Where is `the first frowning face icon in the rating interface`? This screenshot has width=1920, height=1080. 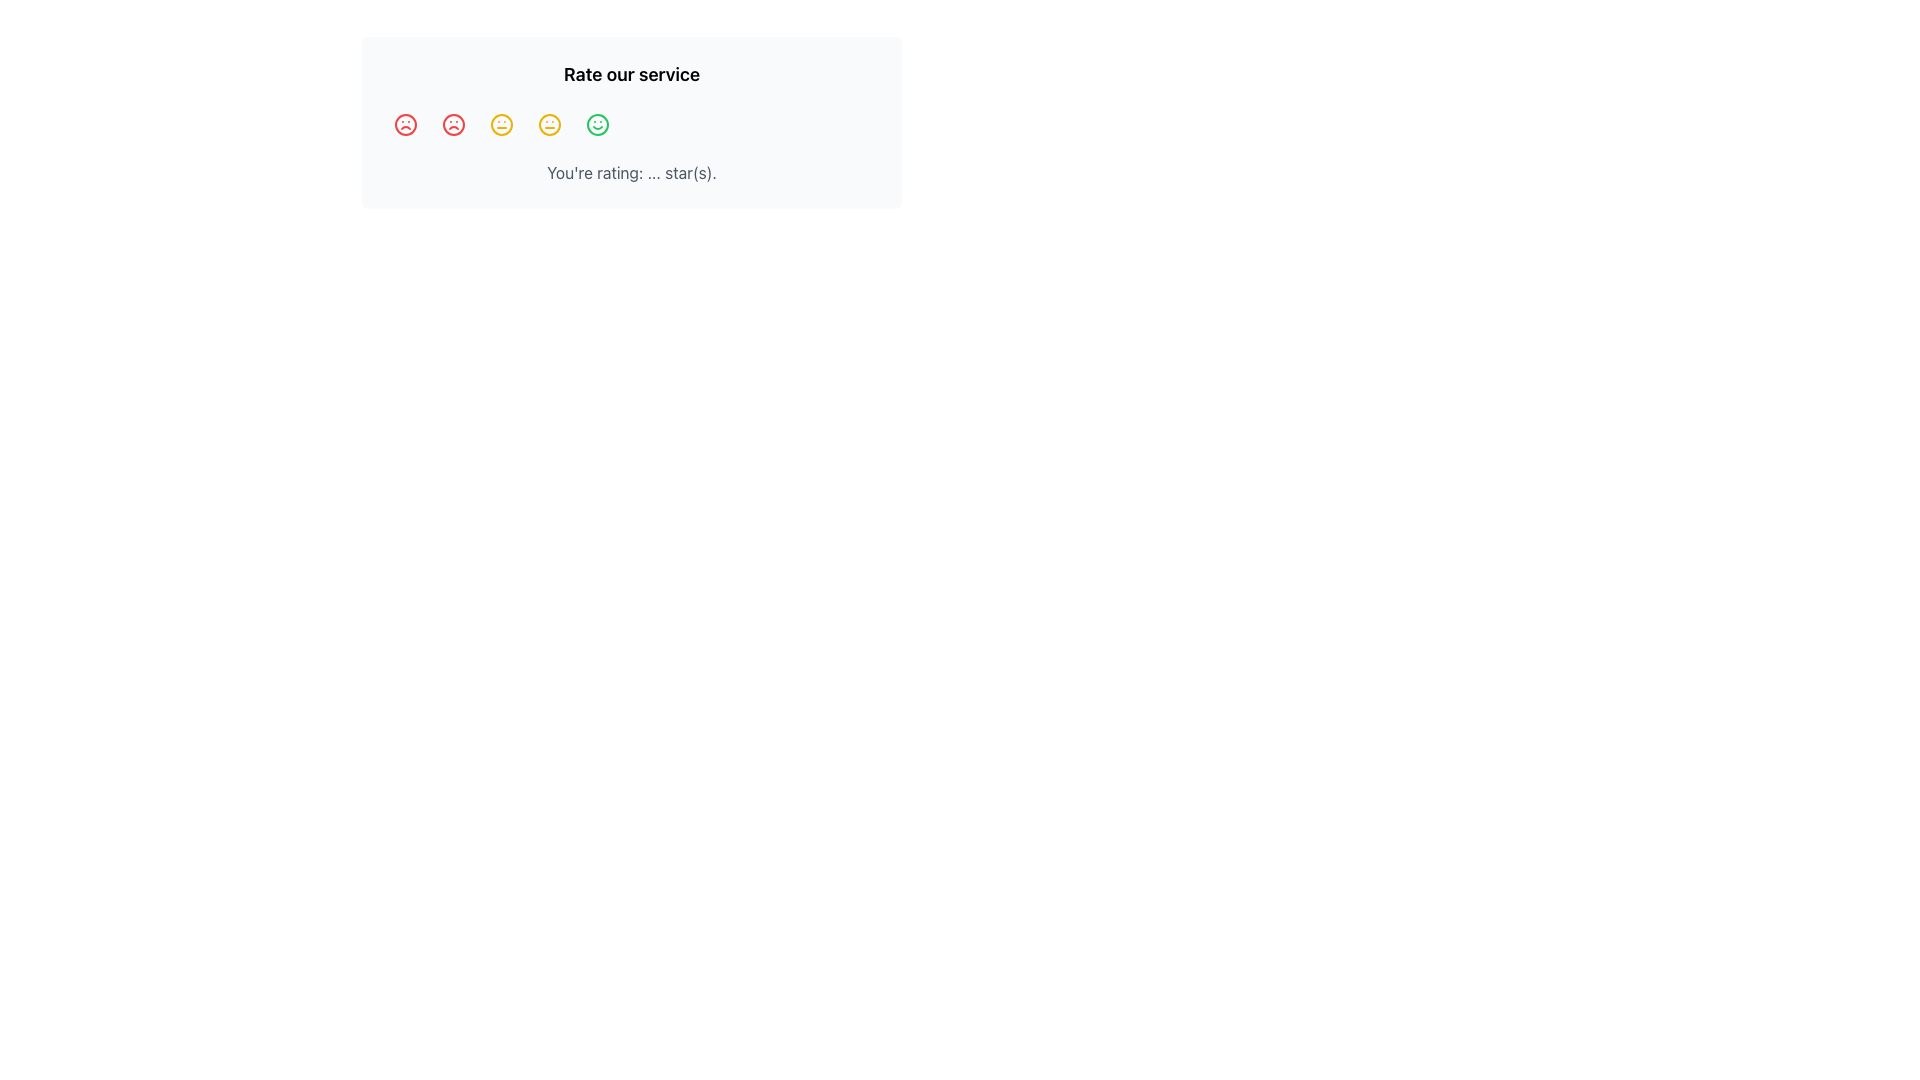
the first frowning face icon in the rating interface is located at coordinates (405, 124).